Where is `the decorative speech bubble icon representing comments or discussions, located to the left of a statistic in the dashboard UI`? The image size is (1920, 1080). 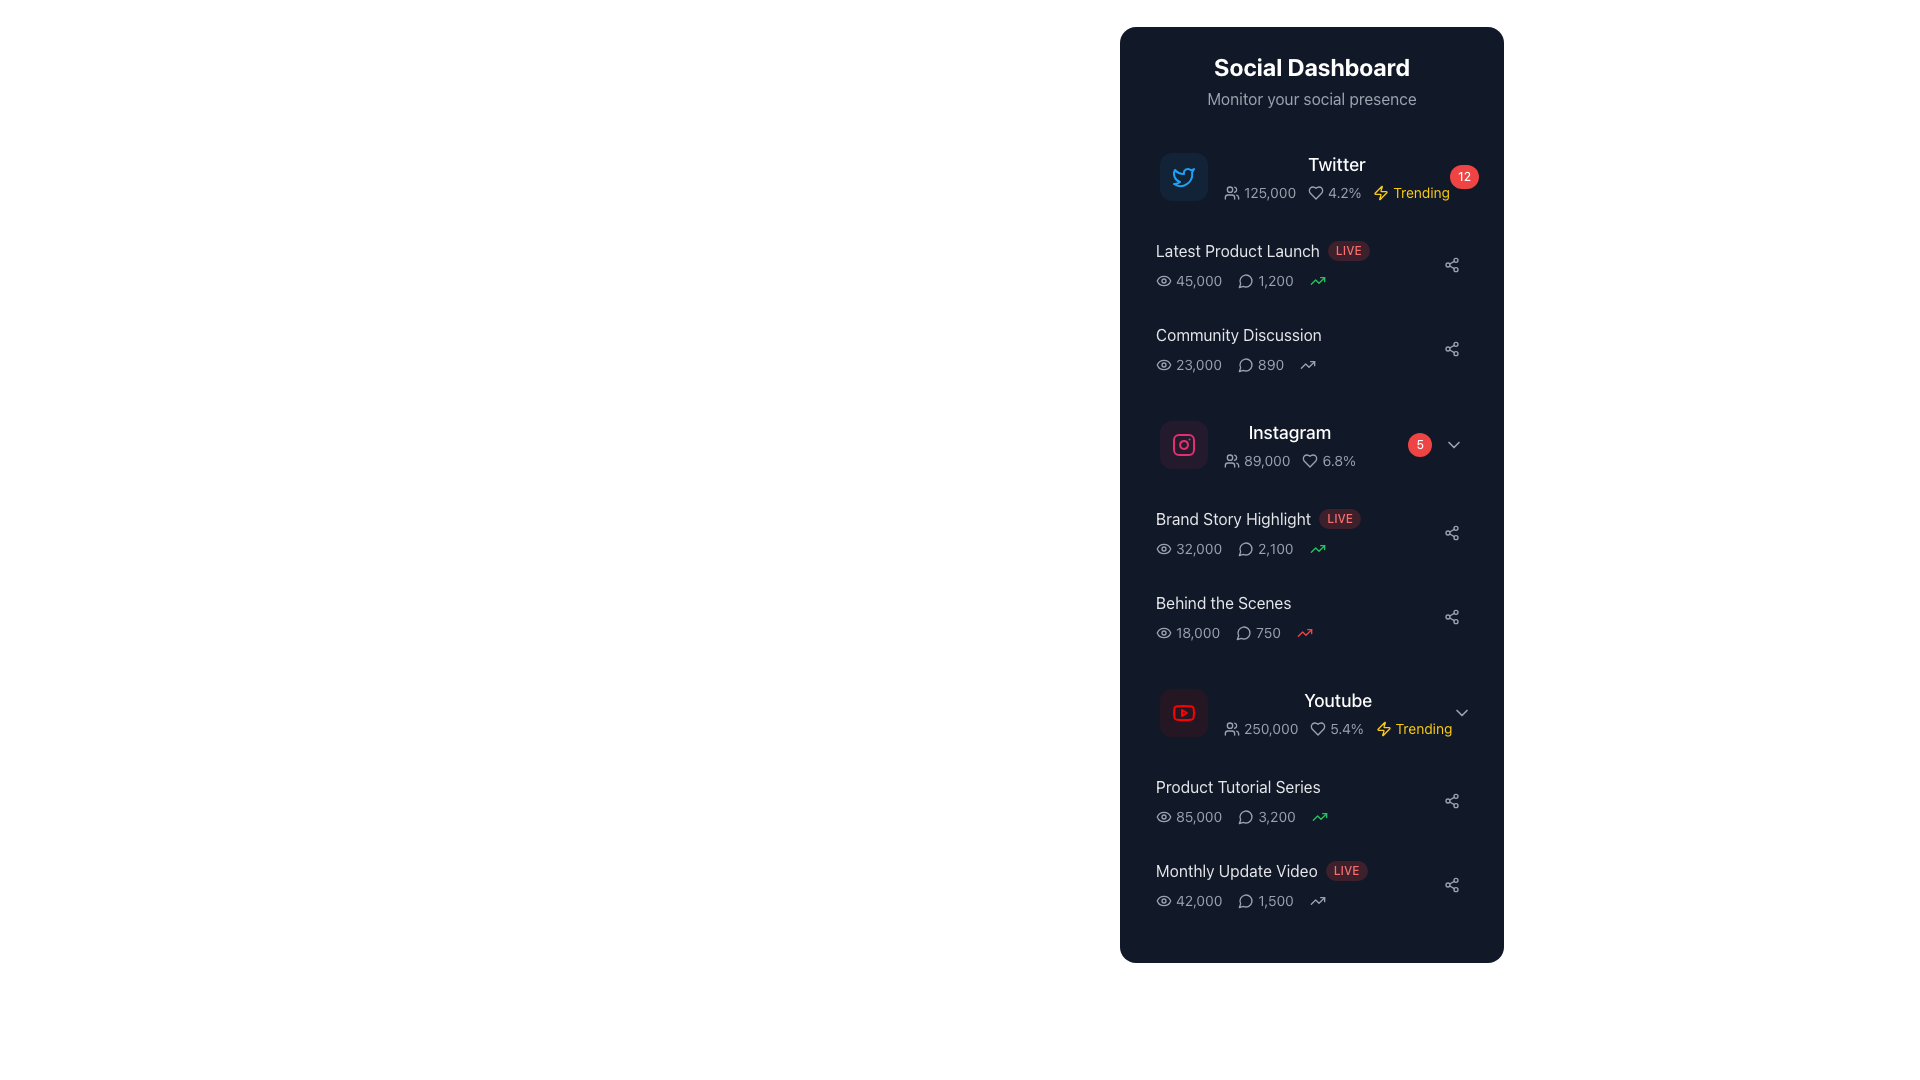
the decorative speech bubble icon representing comments or discussions, located to the left of a statistic in the dashboard UI is located at coordinates (1242, 633).